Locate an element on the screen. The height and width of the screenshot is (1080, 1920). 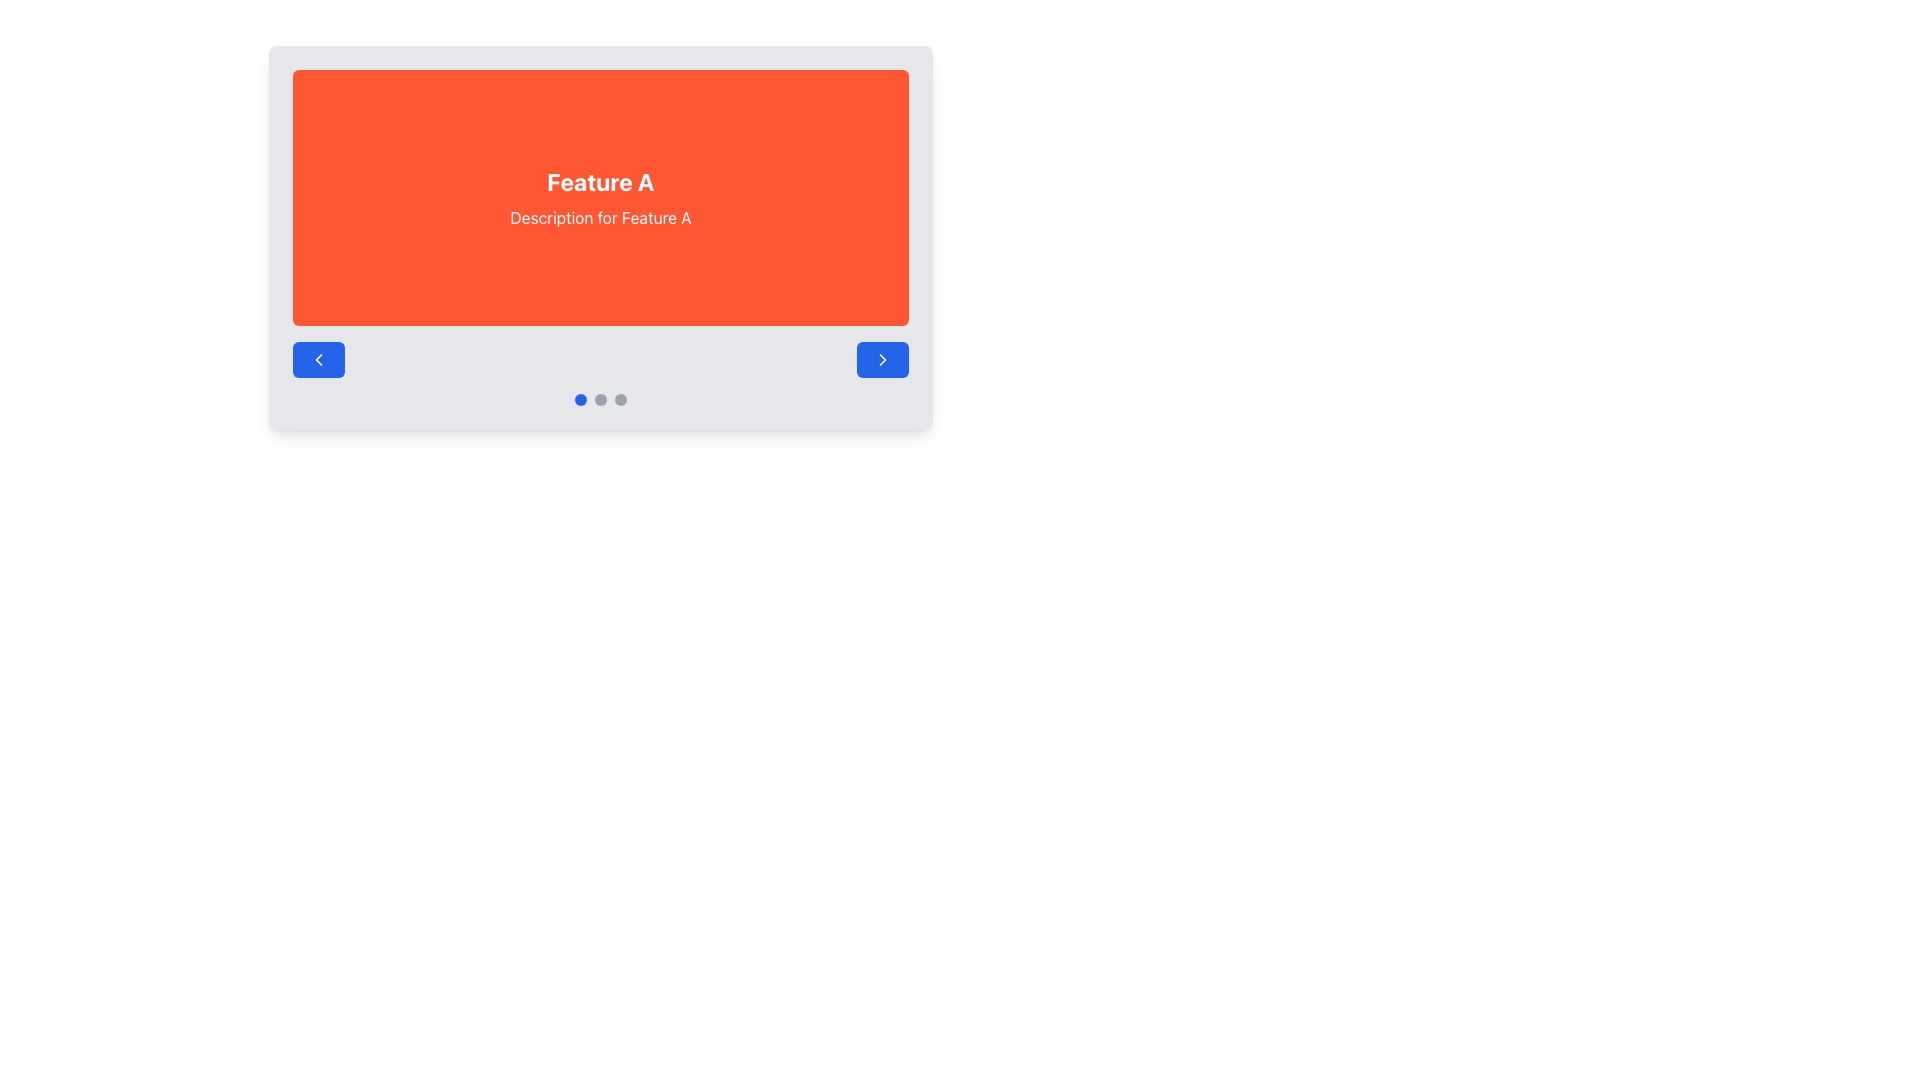
the blue circular button containing the arrow icon on the left side of the navigation interface is located at coordinates (317, 358).